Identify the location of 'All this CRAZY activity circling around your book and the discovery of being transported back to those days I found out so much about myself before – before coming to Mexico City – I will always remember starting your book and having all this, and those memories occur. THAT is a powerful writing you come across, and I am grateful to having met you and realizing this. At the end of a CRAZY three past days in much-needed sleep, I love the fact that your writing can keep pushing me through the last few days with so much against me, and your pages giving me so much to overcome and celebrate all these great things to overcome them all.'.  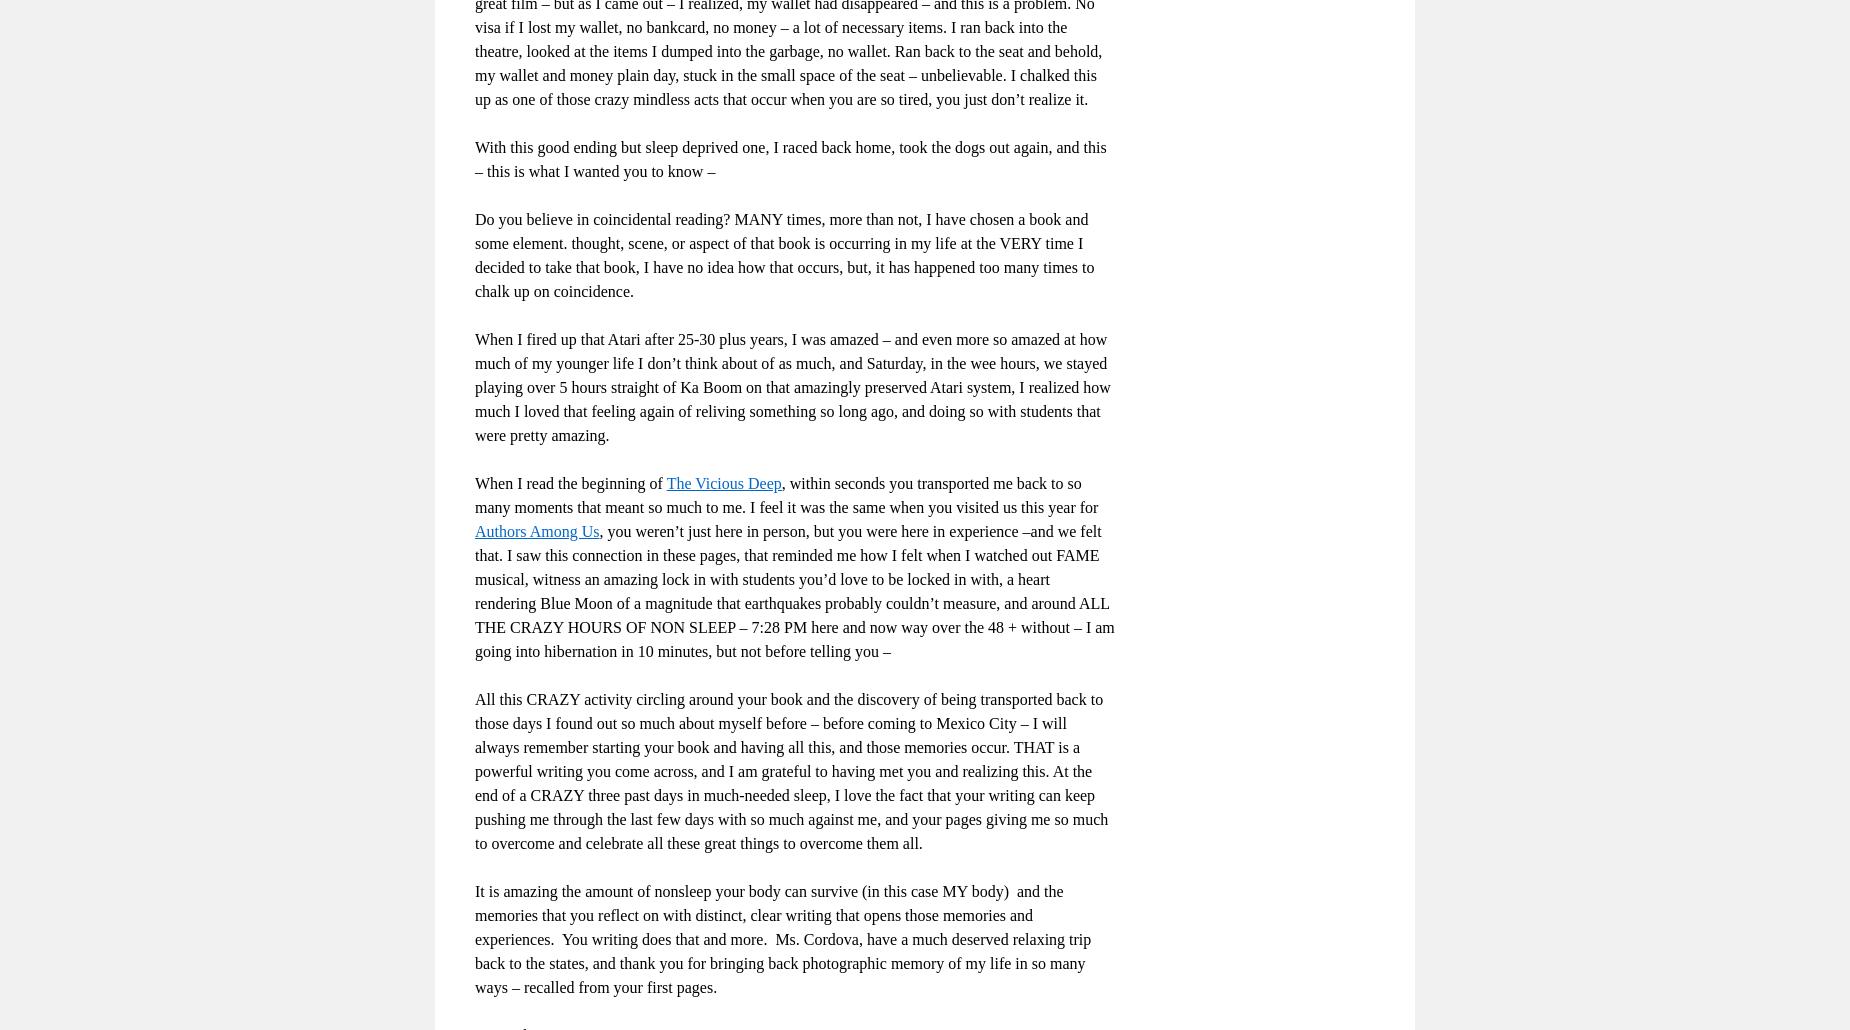
(791, 770).